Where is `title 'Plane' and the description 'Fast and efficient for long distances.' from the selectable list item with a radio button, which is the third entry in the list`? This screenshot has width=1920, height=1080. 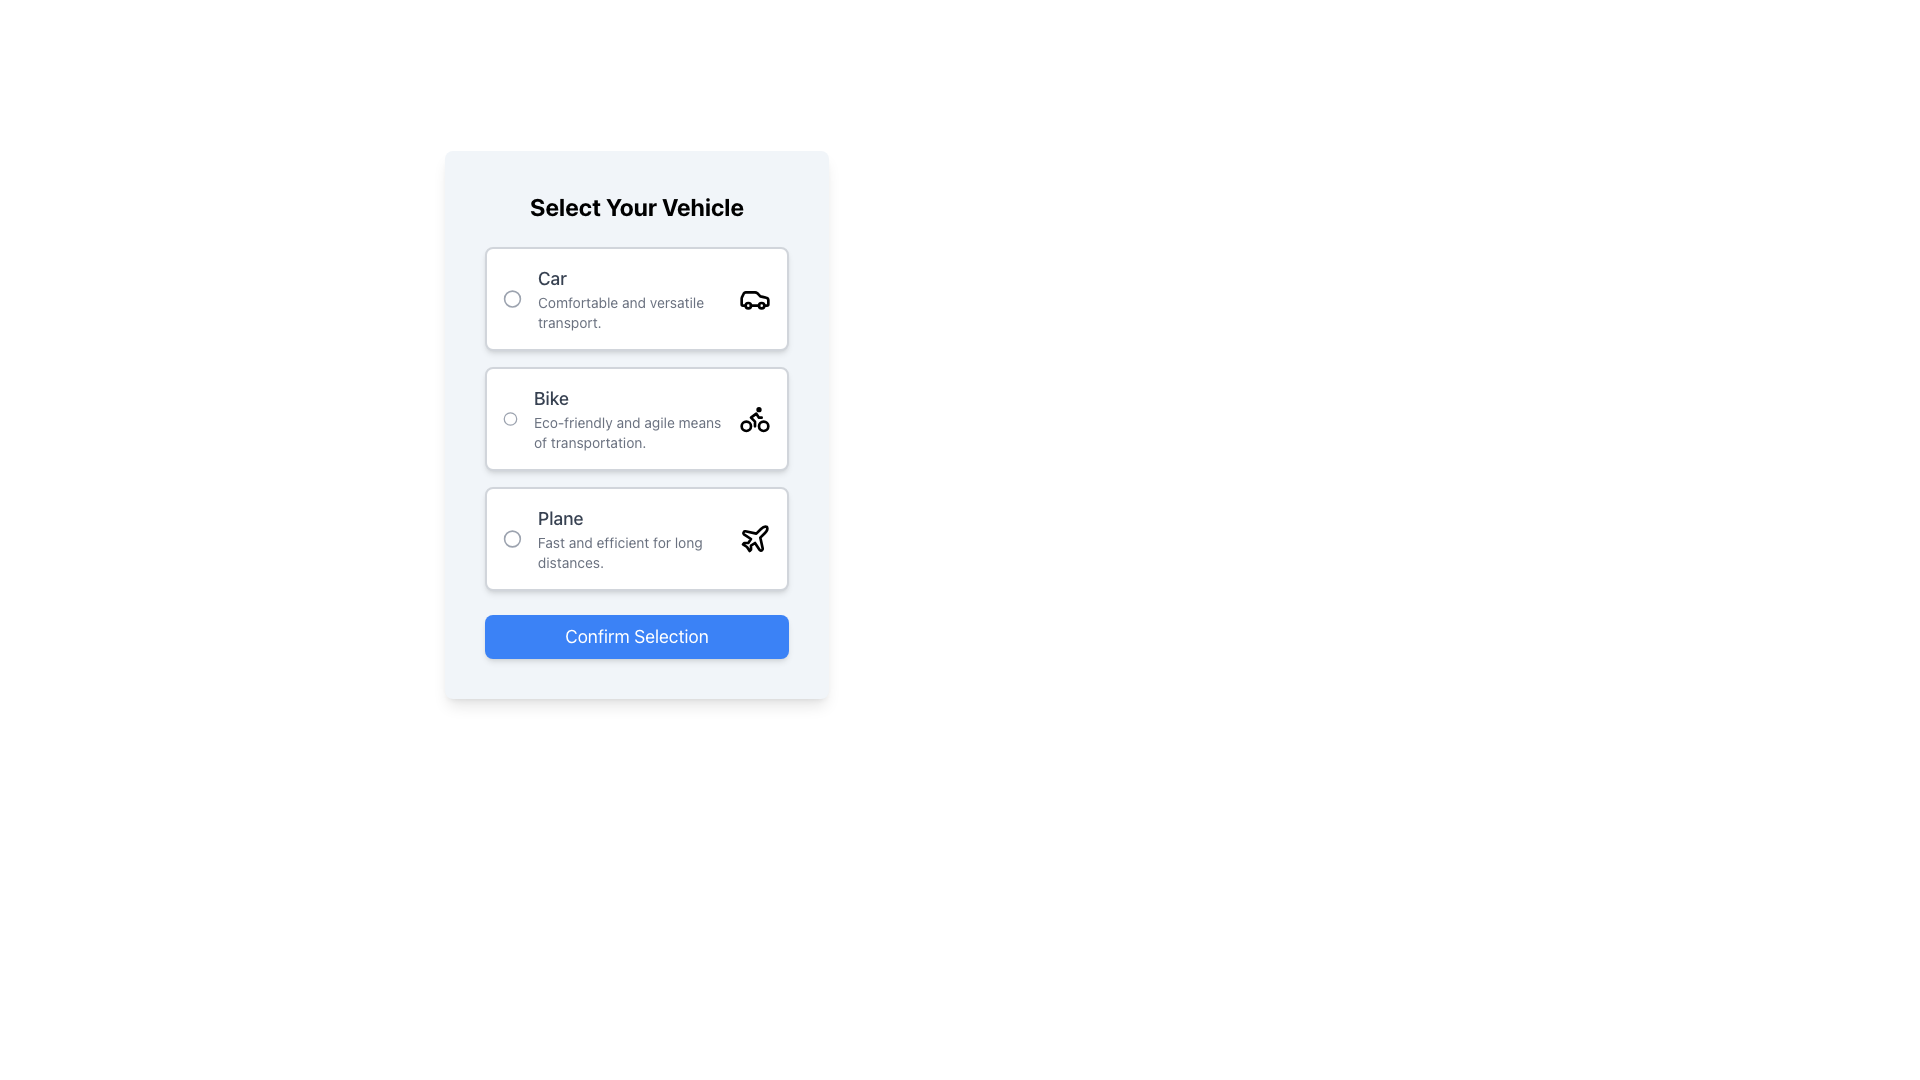 title 'Plane' and the description 'Fast and efficient for long distances.' from the selectable list item with a radio button, which is the third entry in the list is located at coordinates (636, 538).